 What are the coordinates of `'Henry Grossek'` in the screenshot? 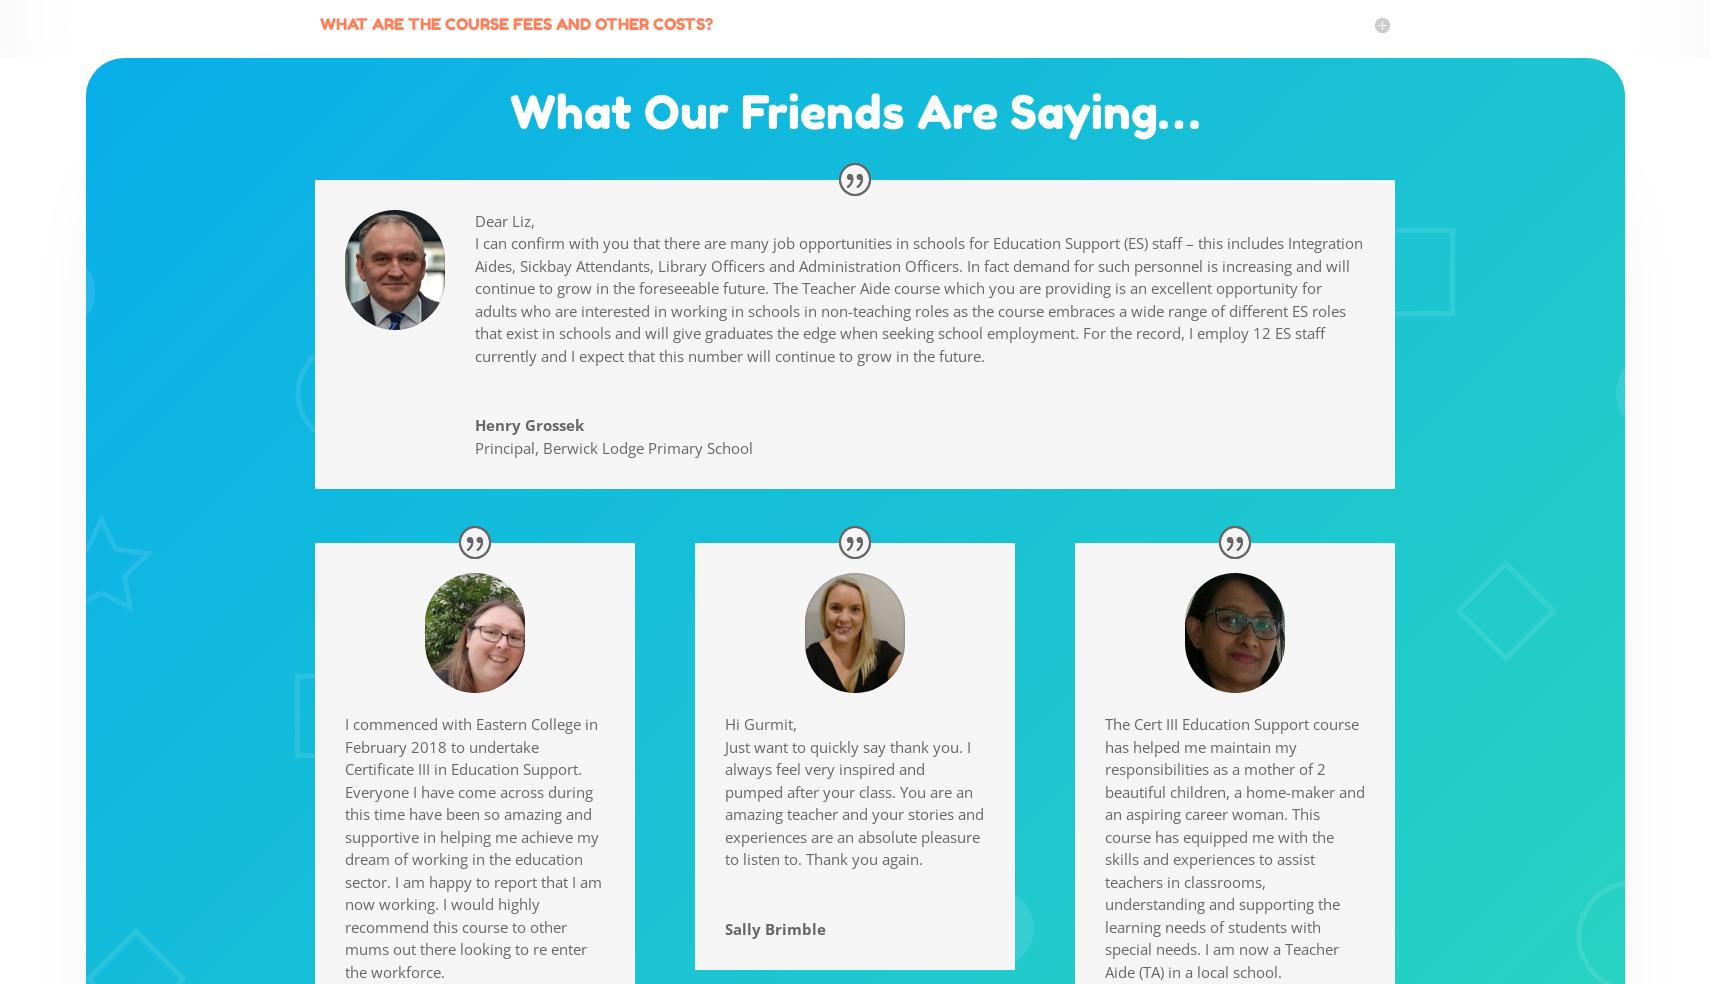 It's located at (529, 424).